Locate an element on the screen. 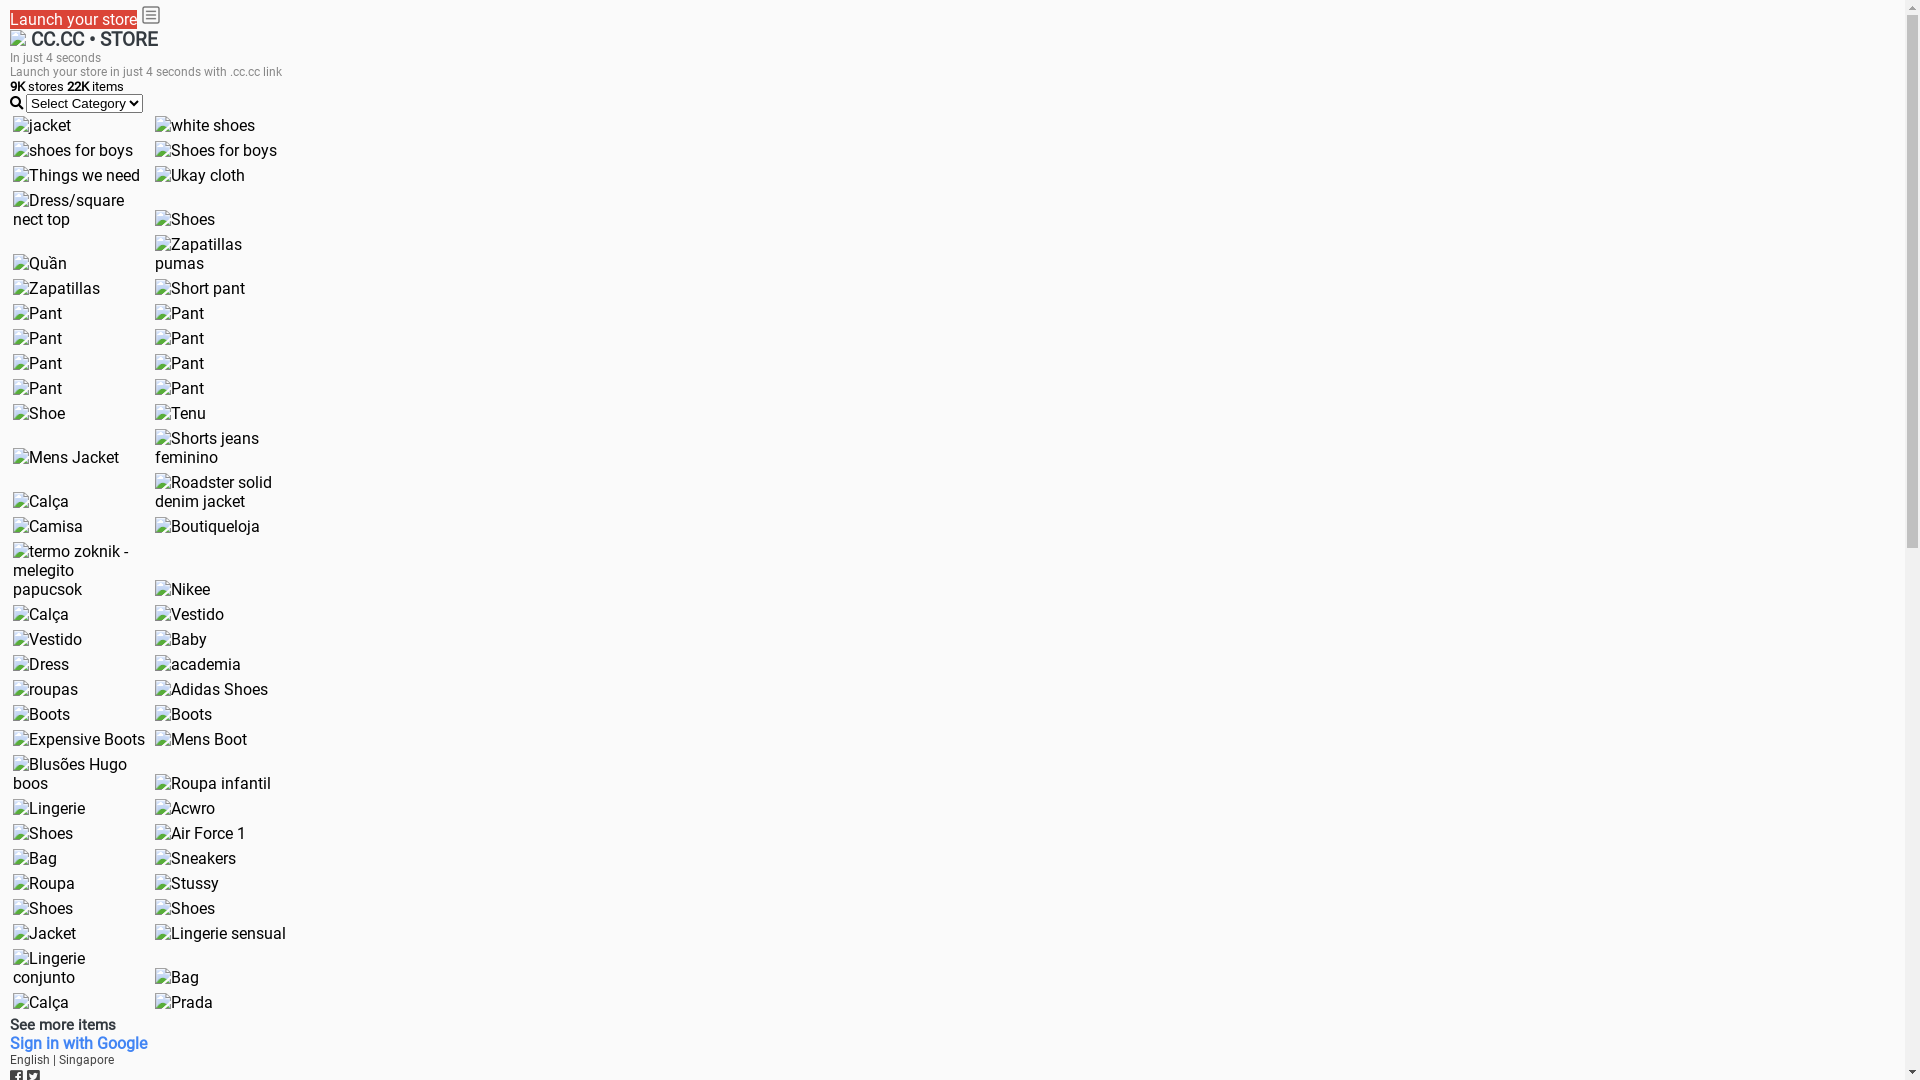 The width and height of the screenshot is (1920, 1080). 'Shorts jeans feminino' is located at coordinates (220, 446).